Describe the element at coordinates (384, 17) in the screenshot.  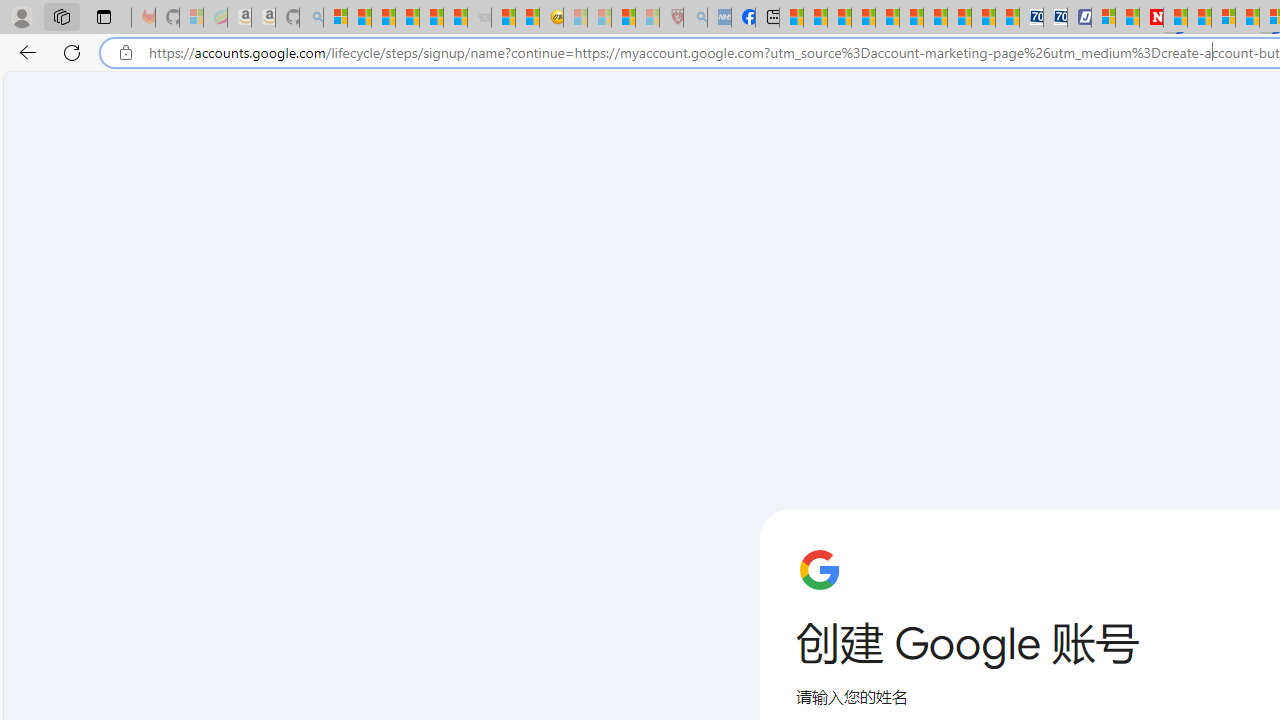
I see `'The Weather Channel - MSN'` at that location.